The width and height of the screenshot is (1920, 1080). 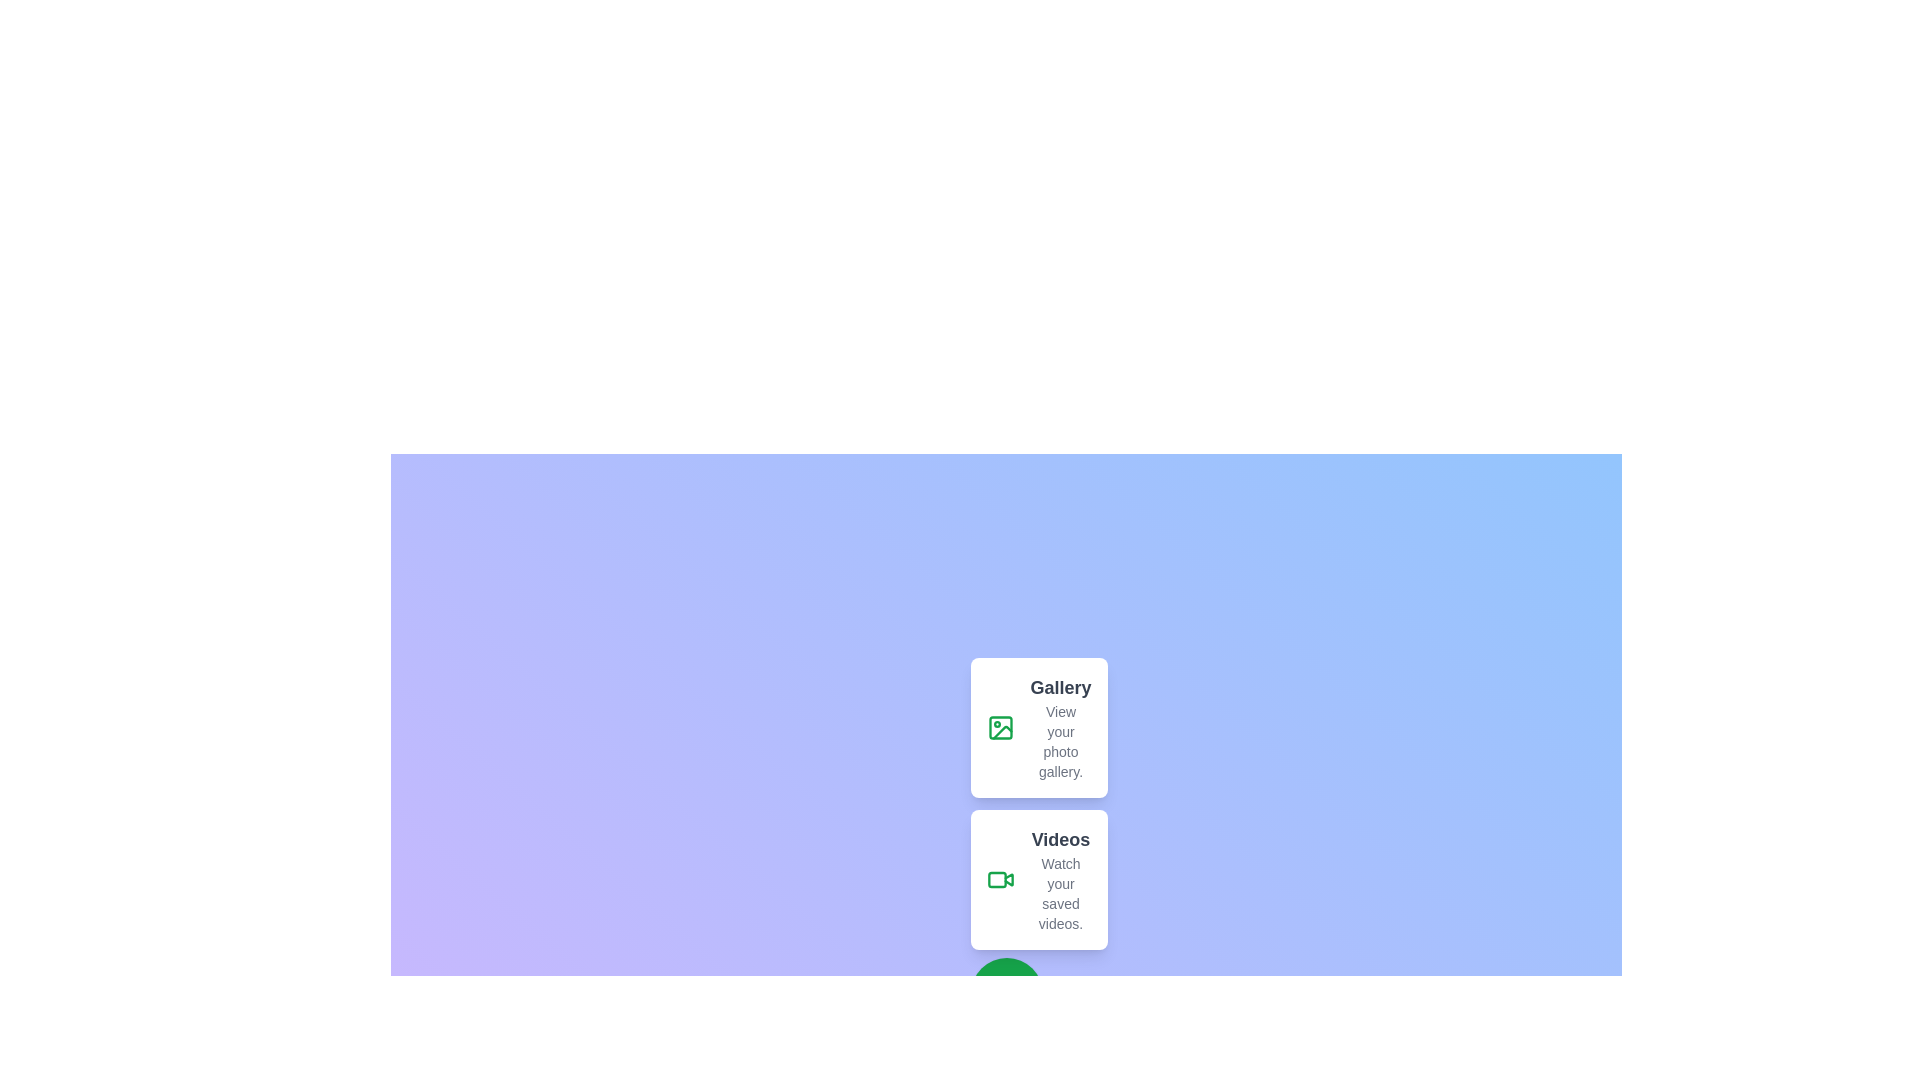 I want to click on the 'Videos' button to select the action, so click(x=1038, y=878).